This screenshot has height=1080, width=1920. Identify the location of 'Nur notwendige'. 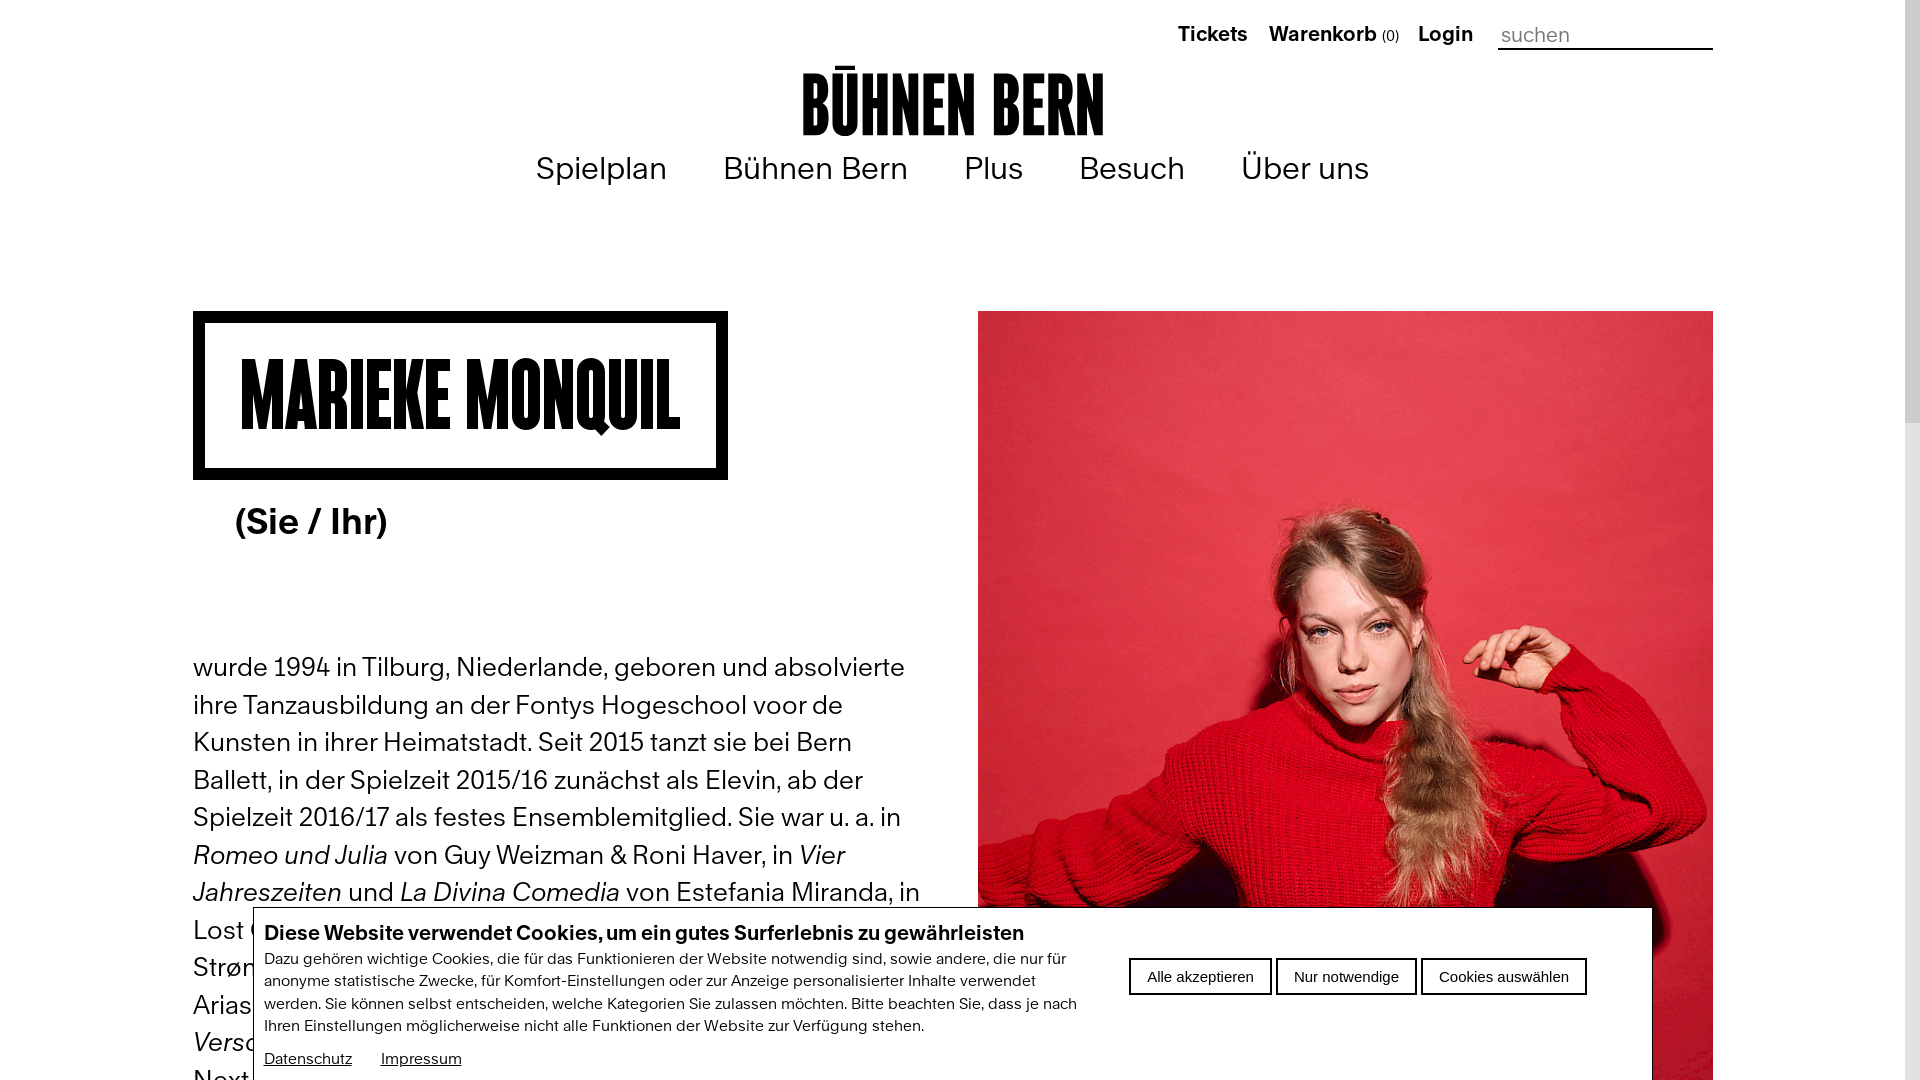
(1346, 975).